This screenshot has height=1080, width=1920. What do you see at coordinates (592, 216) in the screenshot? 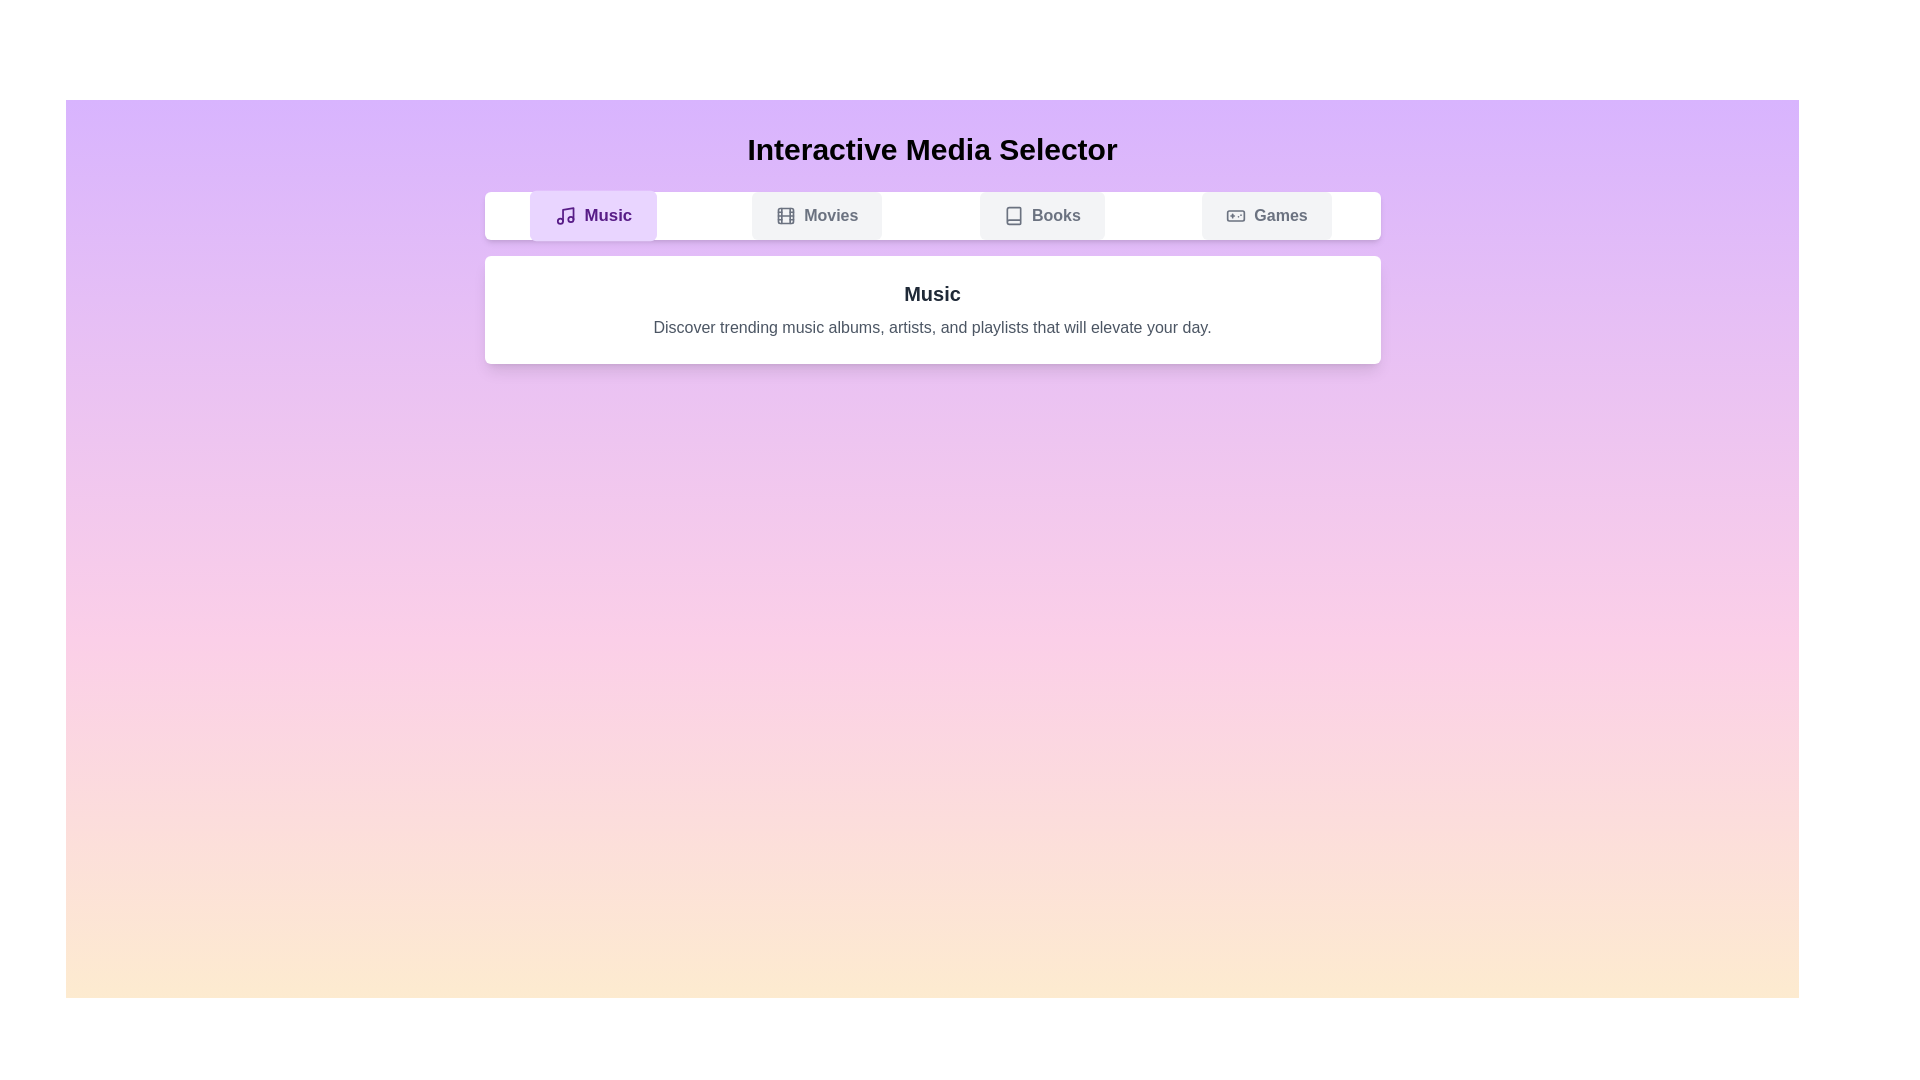
I see `the Music tab to view its content` at bounding box center [592, 216].